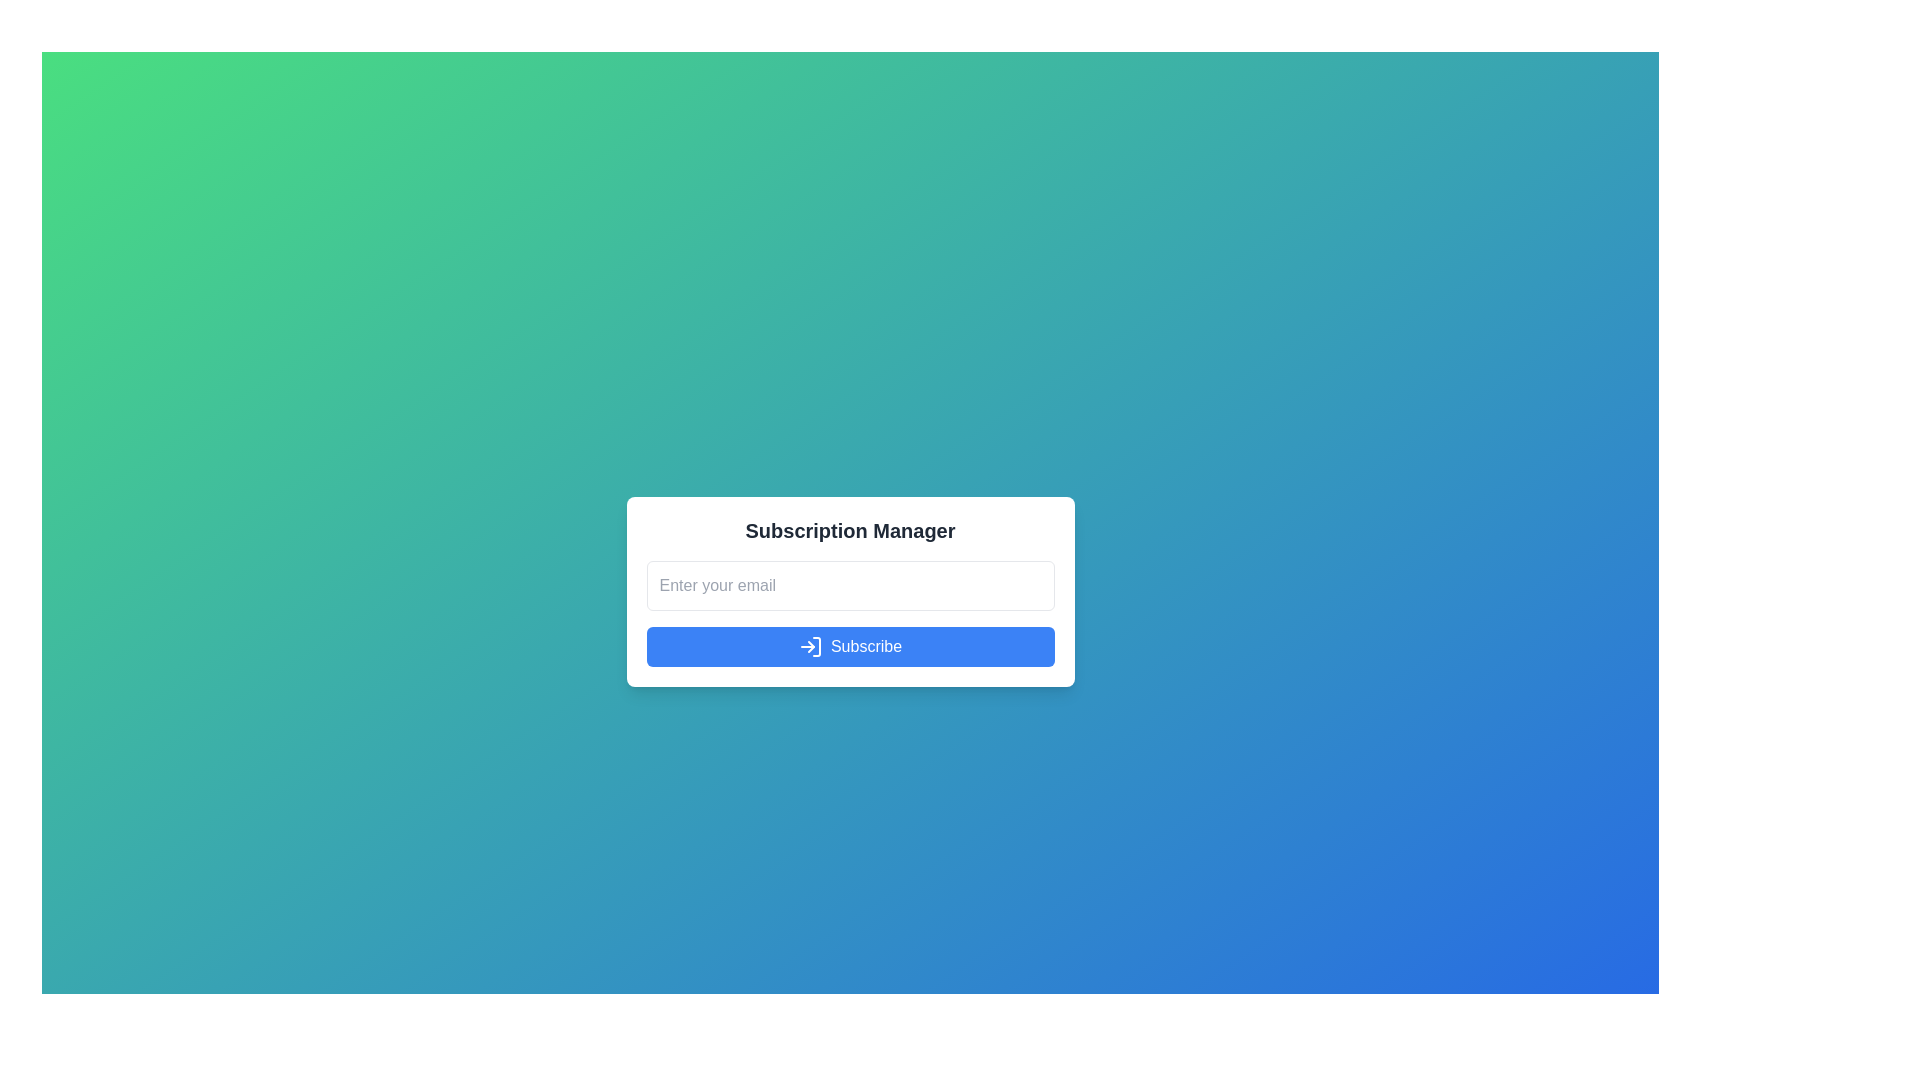  I want to click on the rightward pointing arrow icon, which is white on a blue background, located inside the 'Subscribe' button, so click(811, 647).